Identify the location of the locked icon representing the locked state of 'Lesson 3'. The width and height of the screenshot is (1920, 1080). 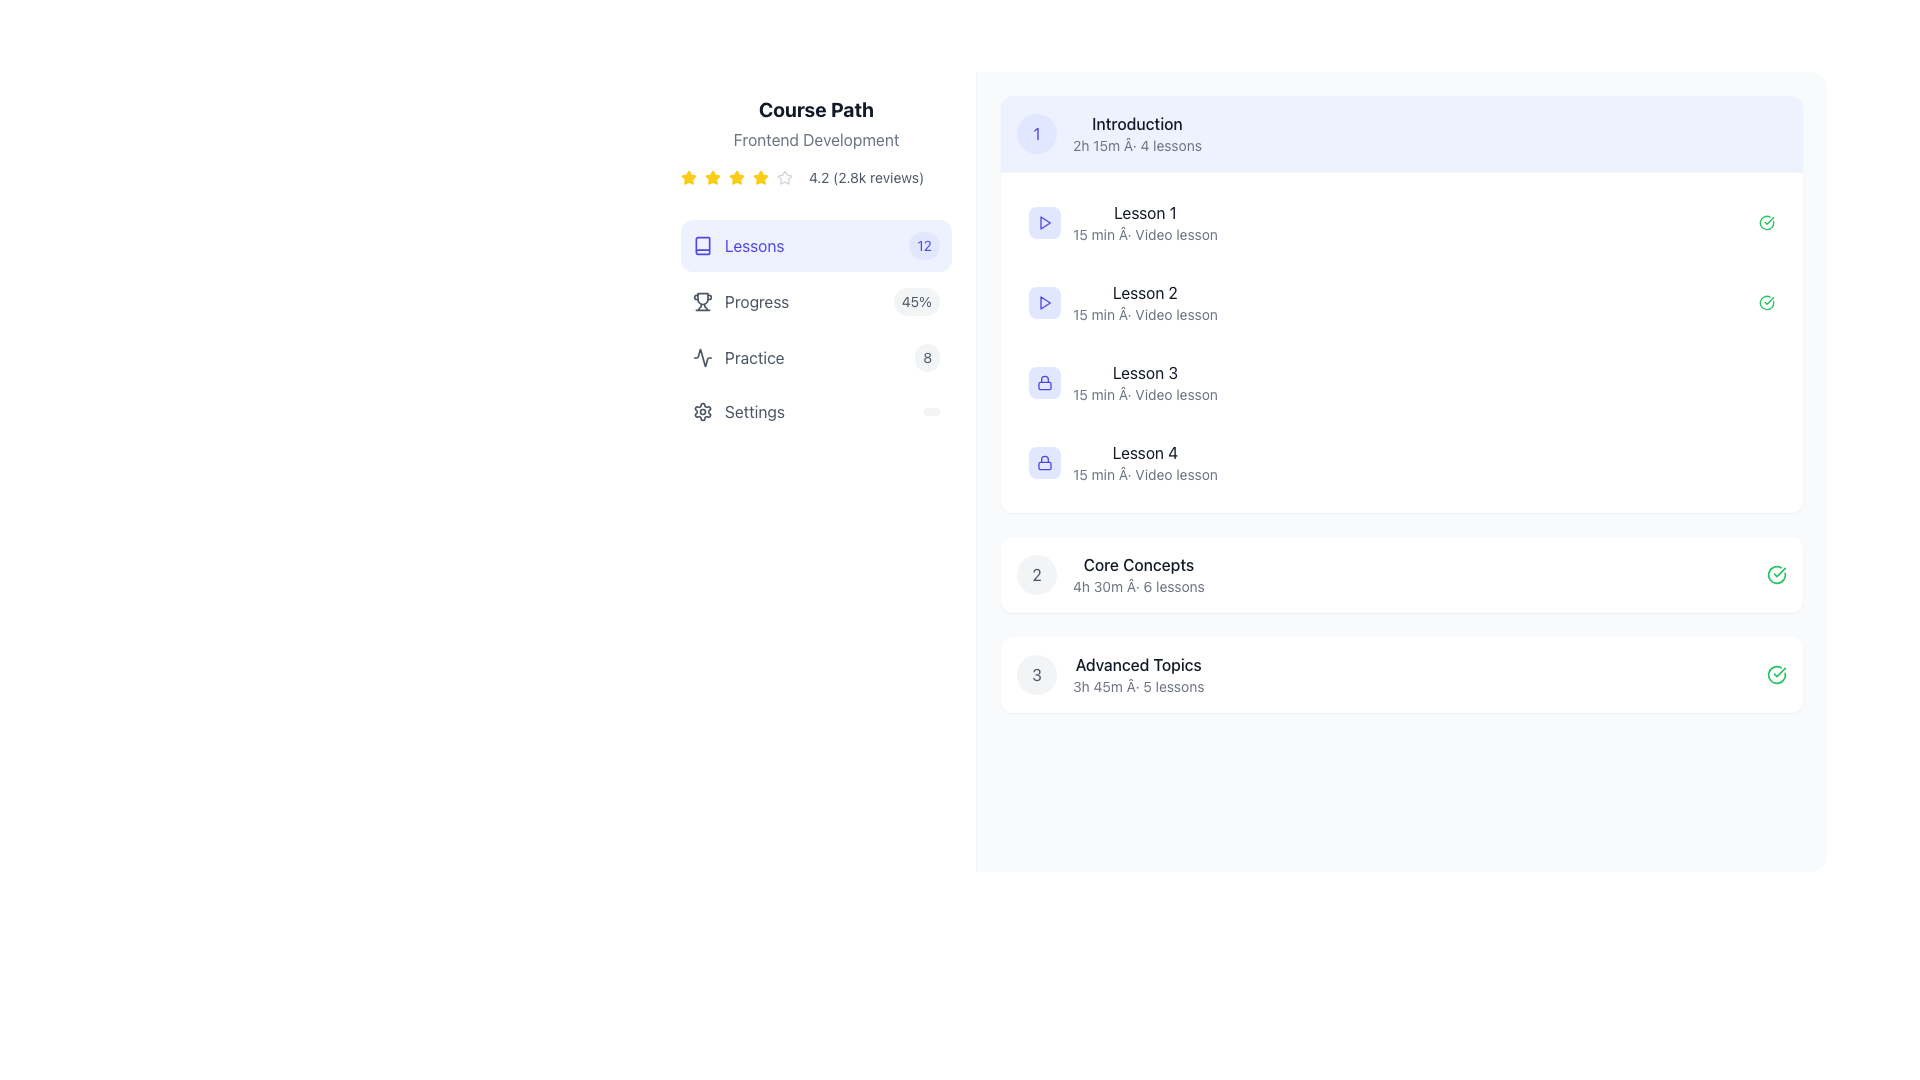
(1044, 382).